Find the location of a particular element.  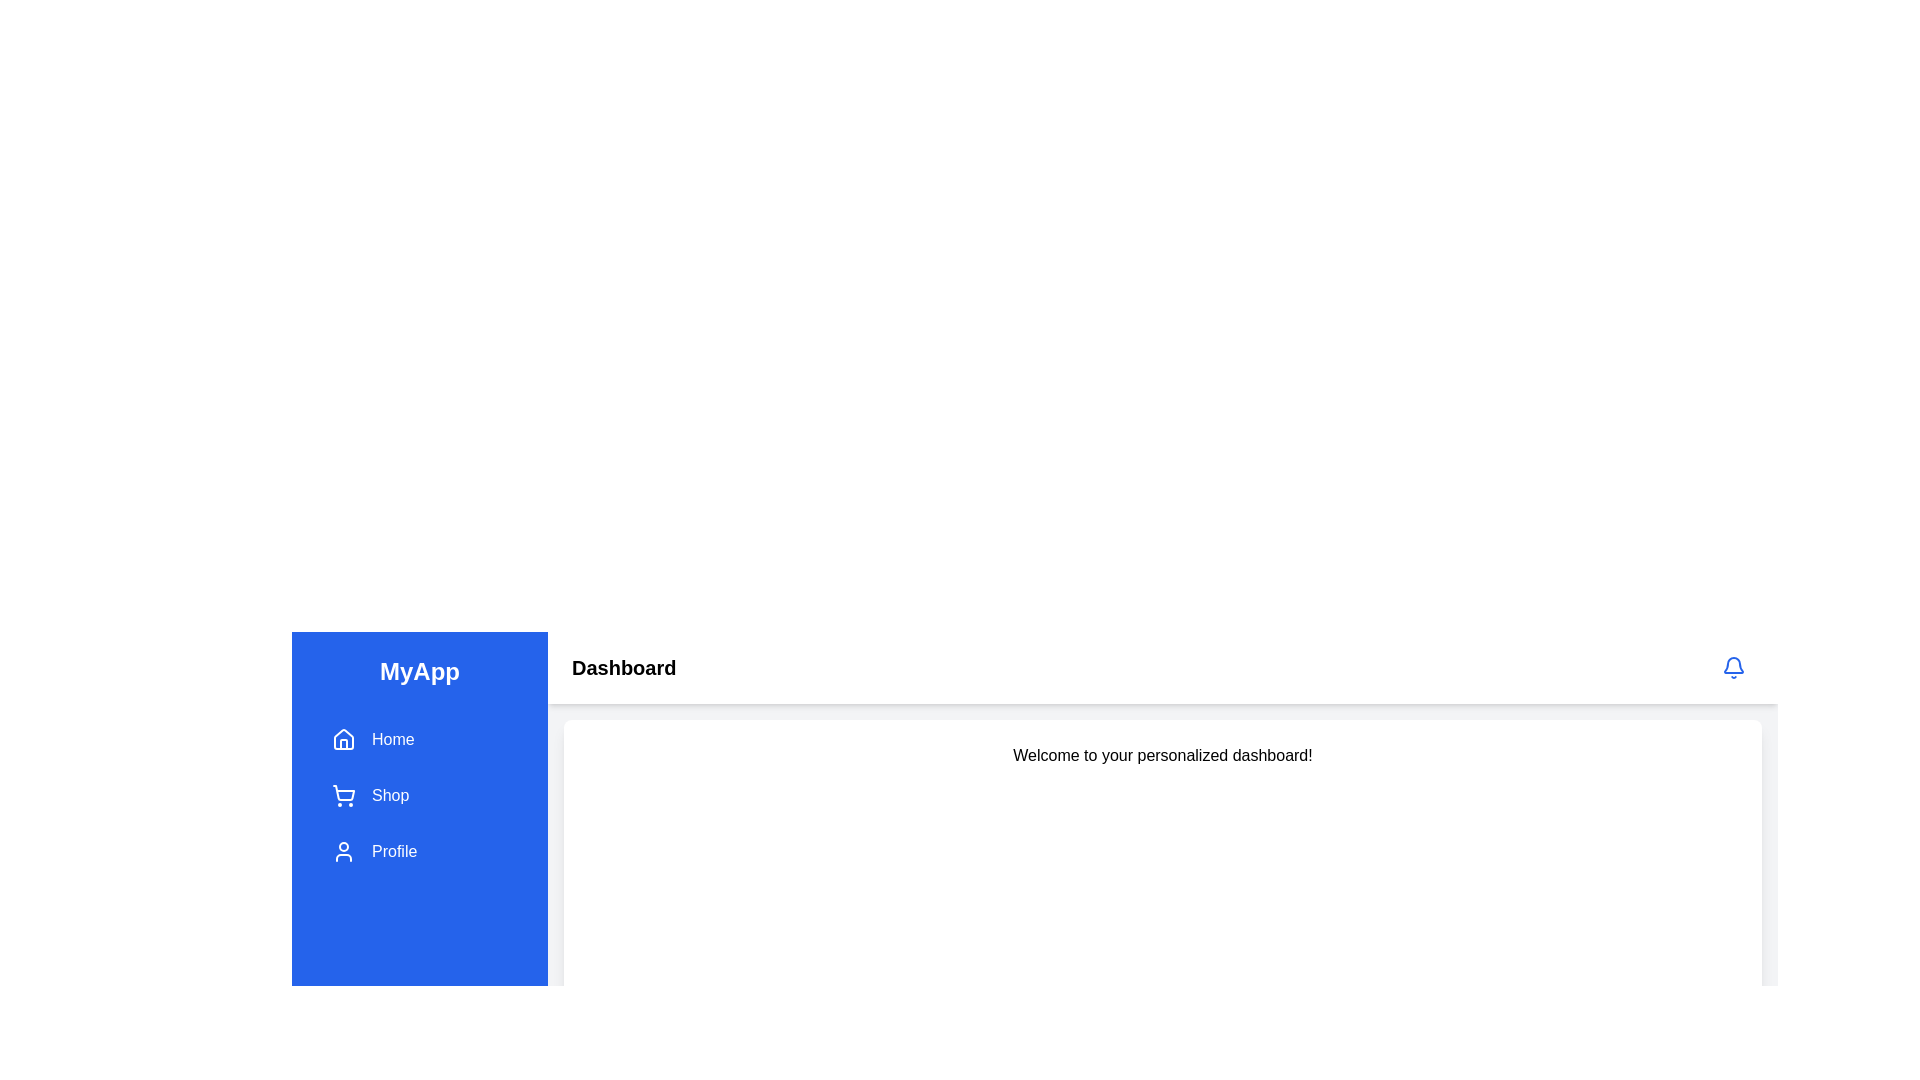

the bold text label that reads 'Dashboard', located in the white bar section at the top left of the interface is located at coordinates (623, 667).